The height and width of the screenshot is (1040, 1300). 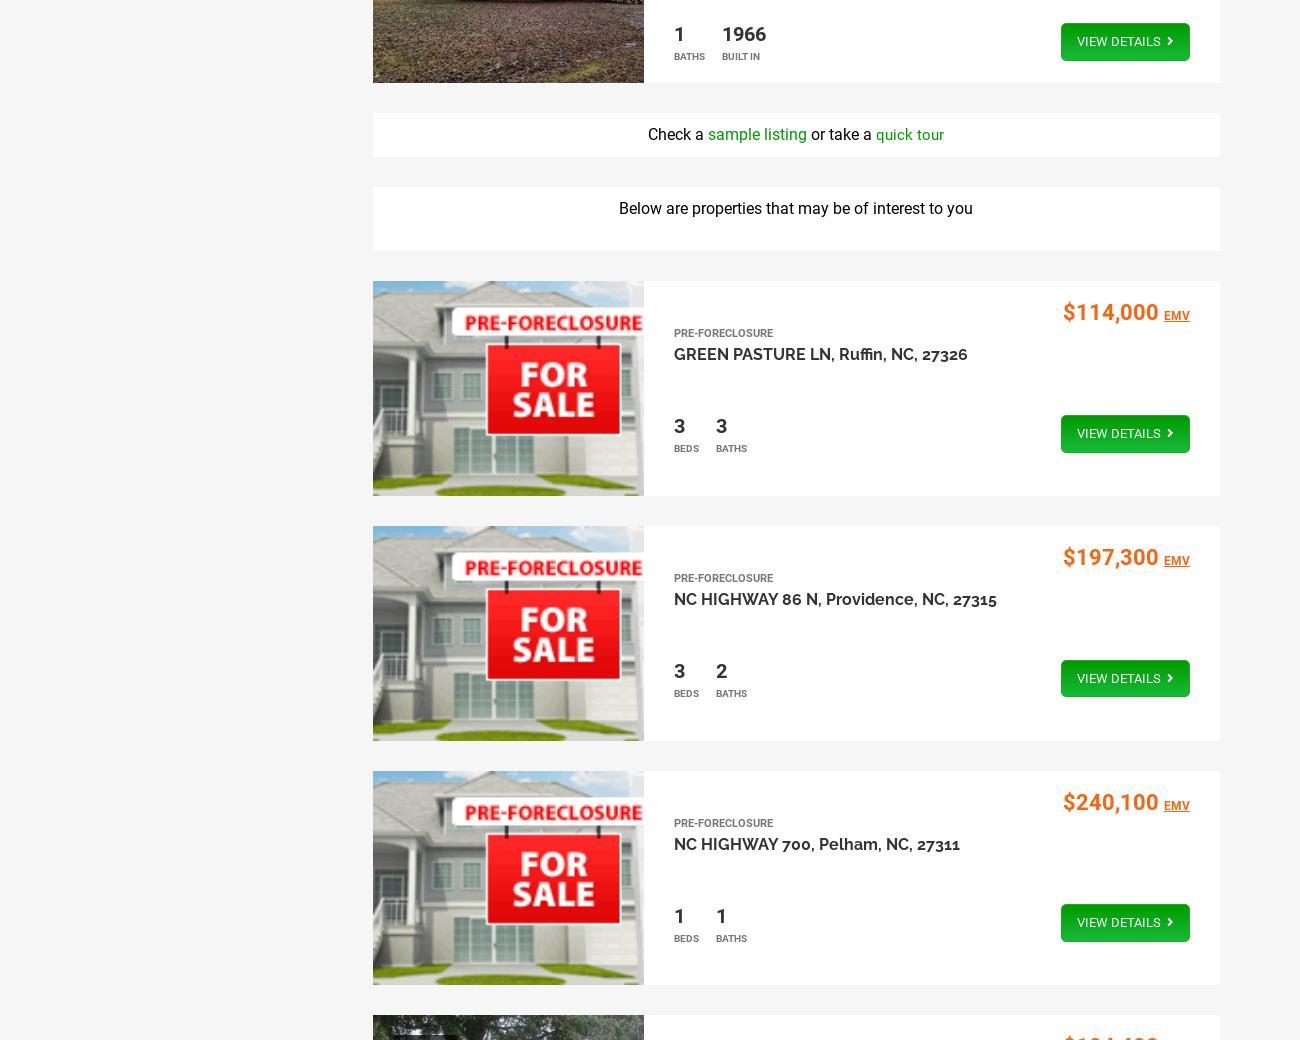 What do you see at coordinates (841, 134) in the screenshot?
I see `'or take a'` at bounding box center [841, 134].